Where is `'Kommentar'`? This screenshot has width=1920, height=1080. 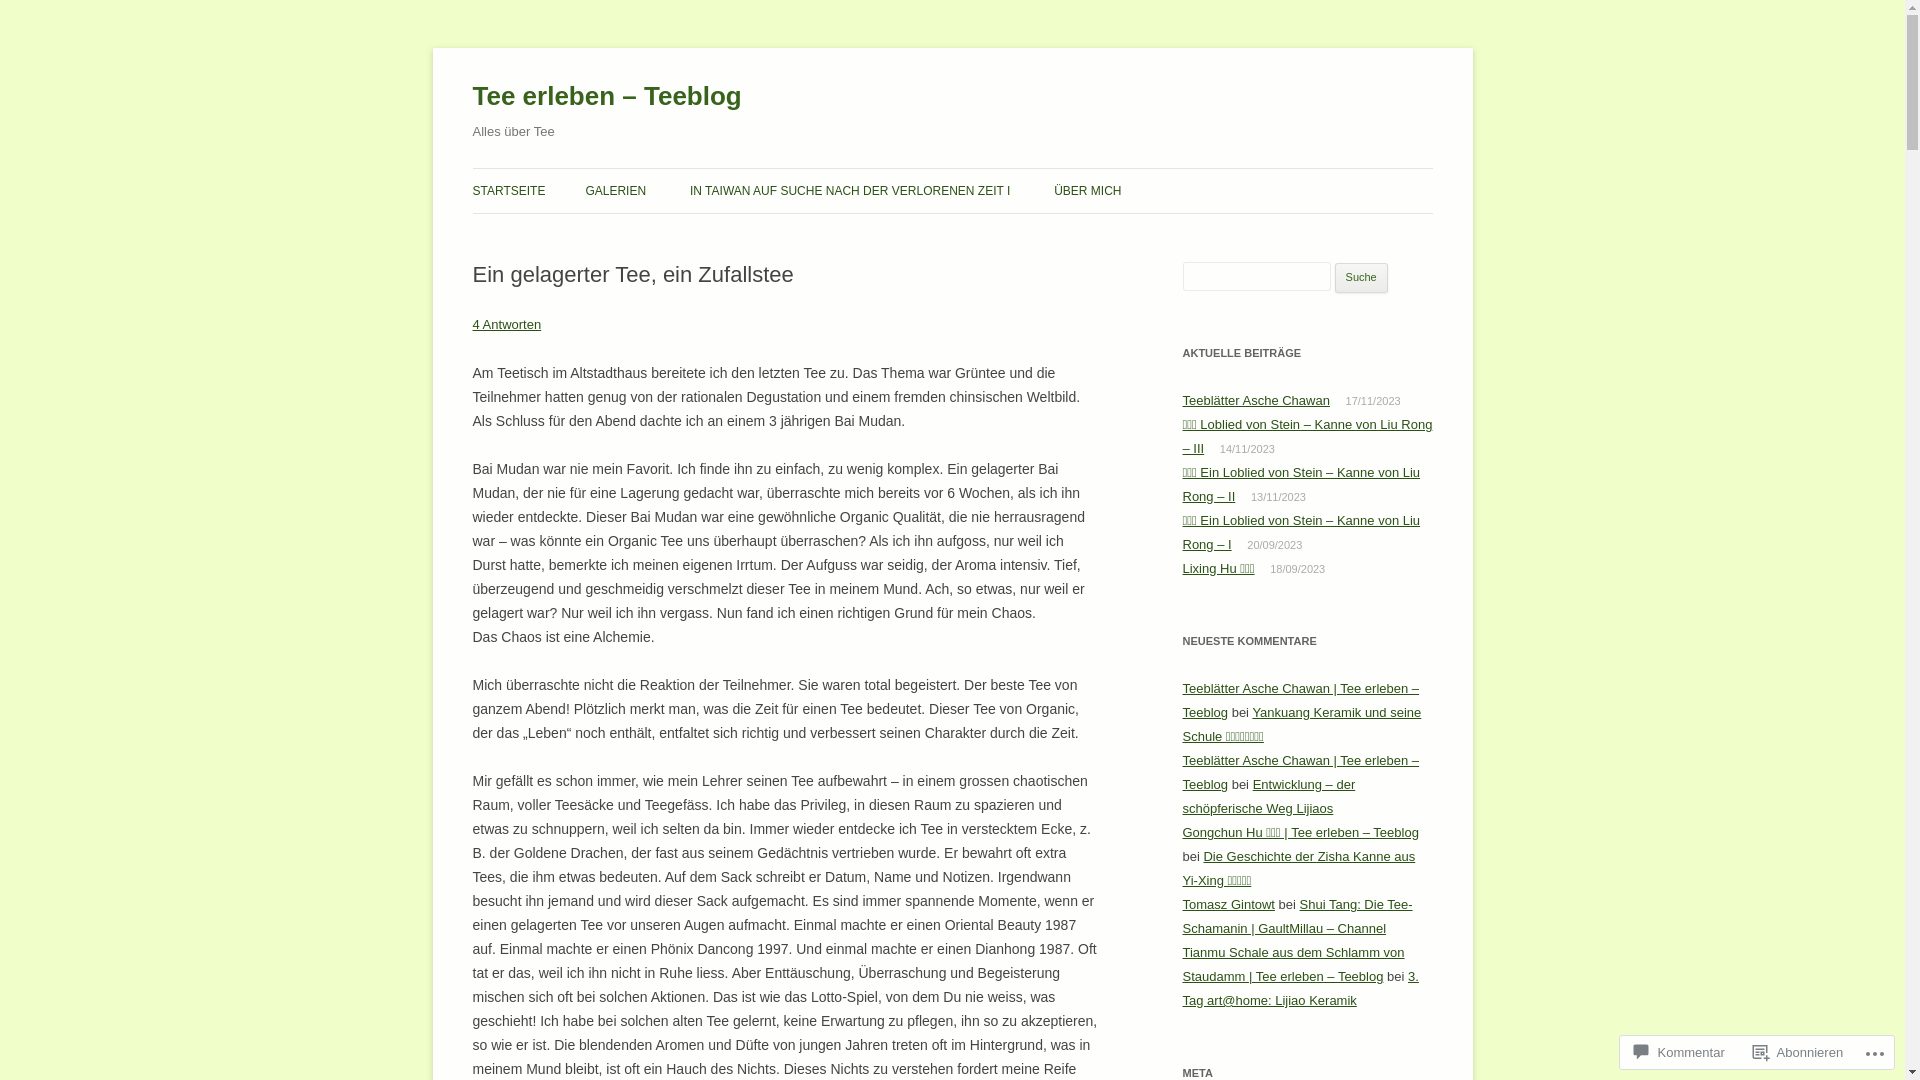
'Kommentar' is located at coordinates (1679, 1051).